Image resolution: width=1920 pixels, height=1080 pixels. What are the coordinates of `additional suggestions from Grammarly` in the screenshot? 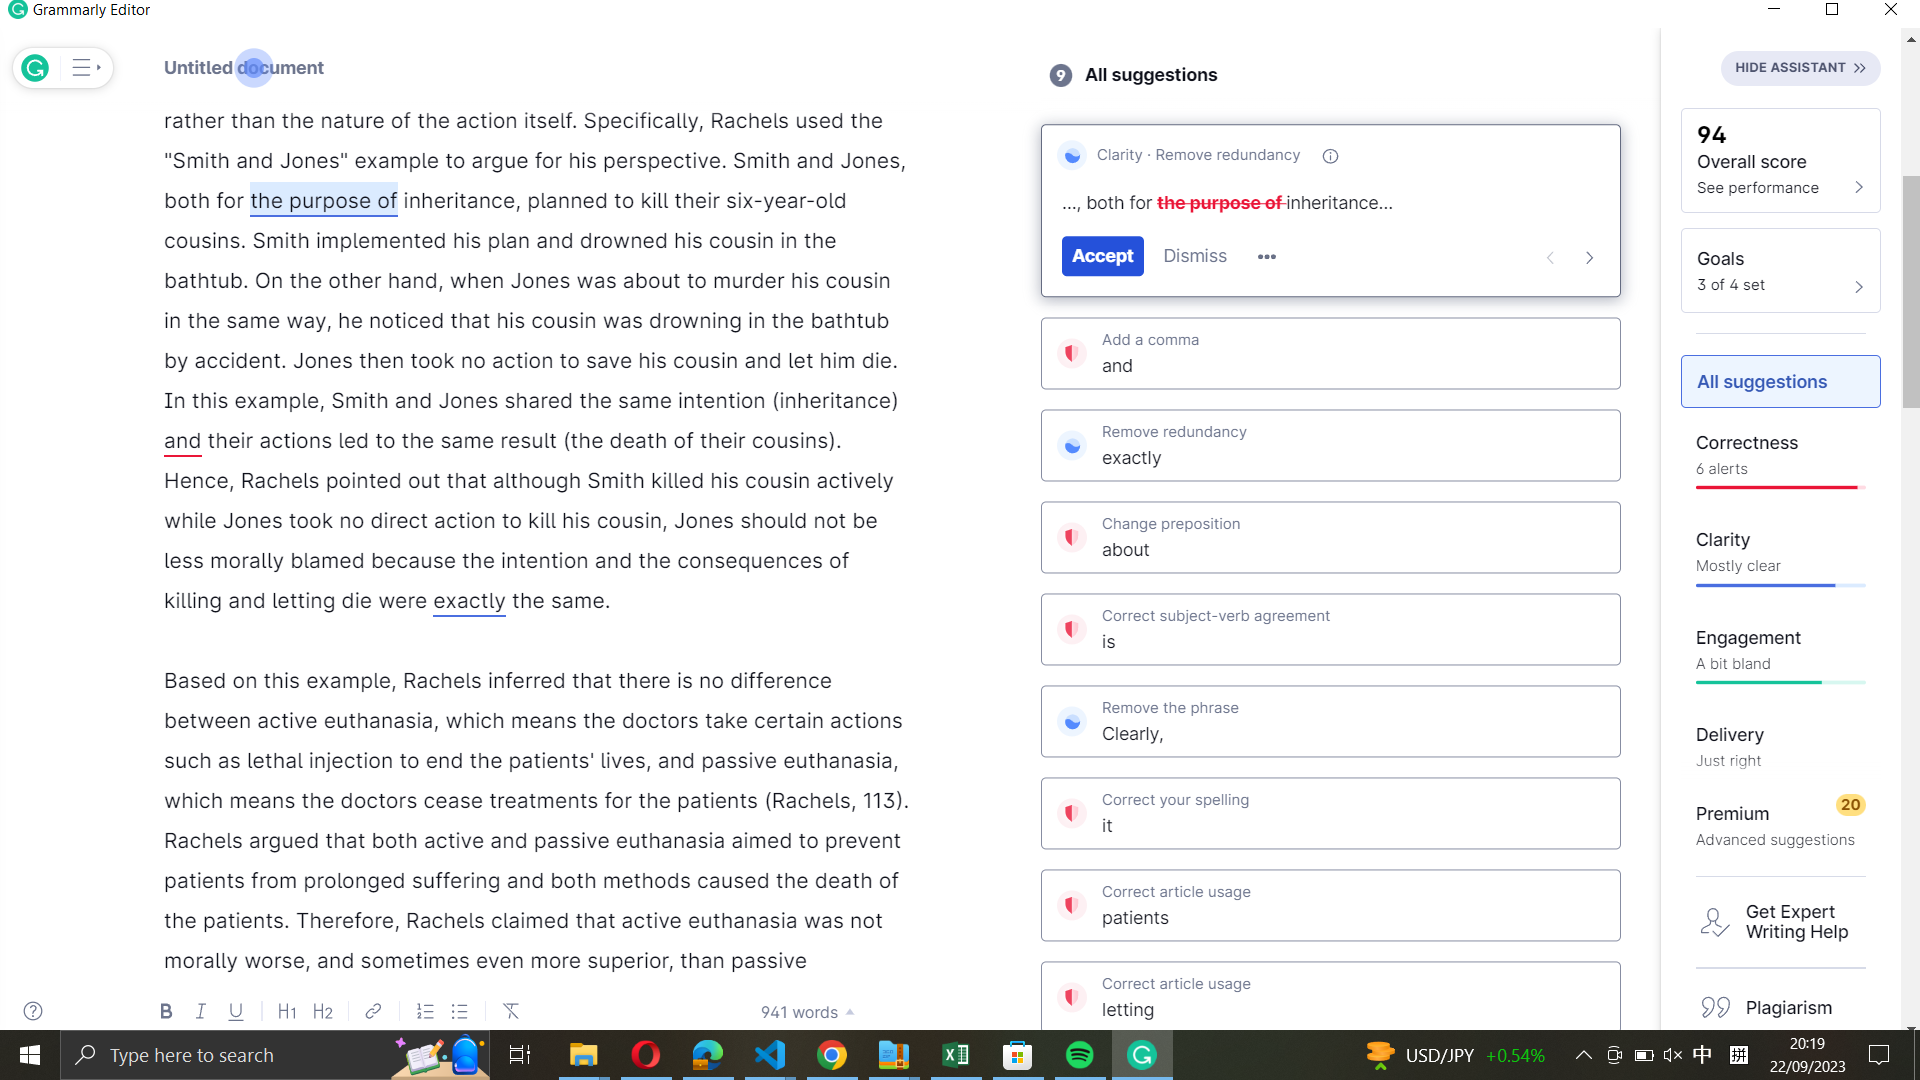 It's located at (1266, 257).